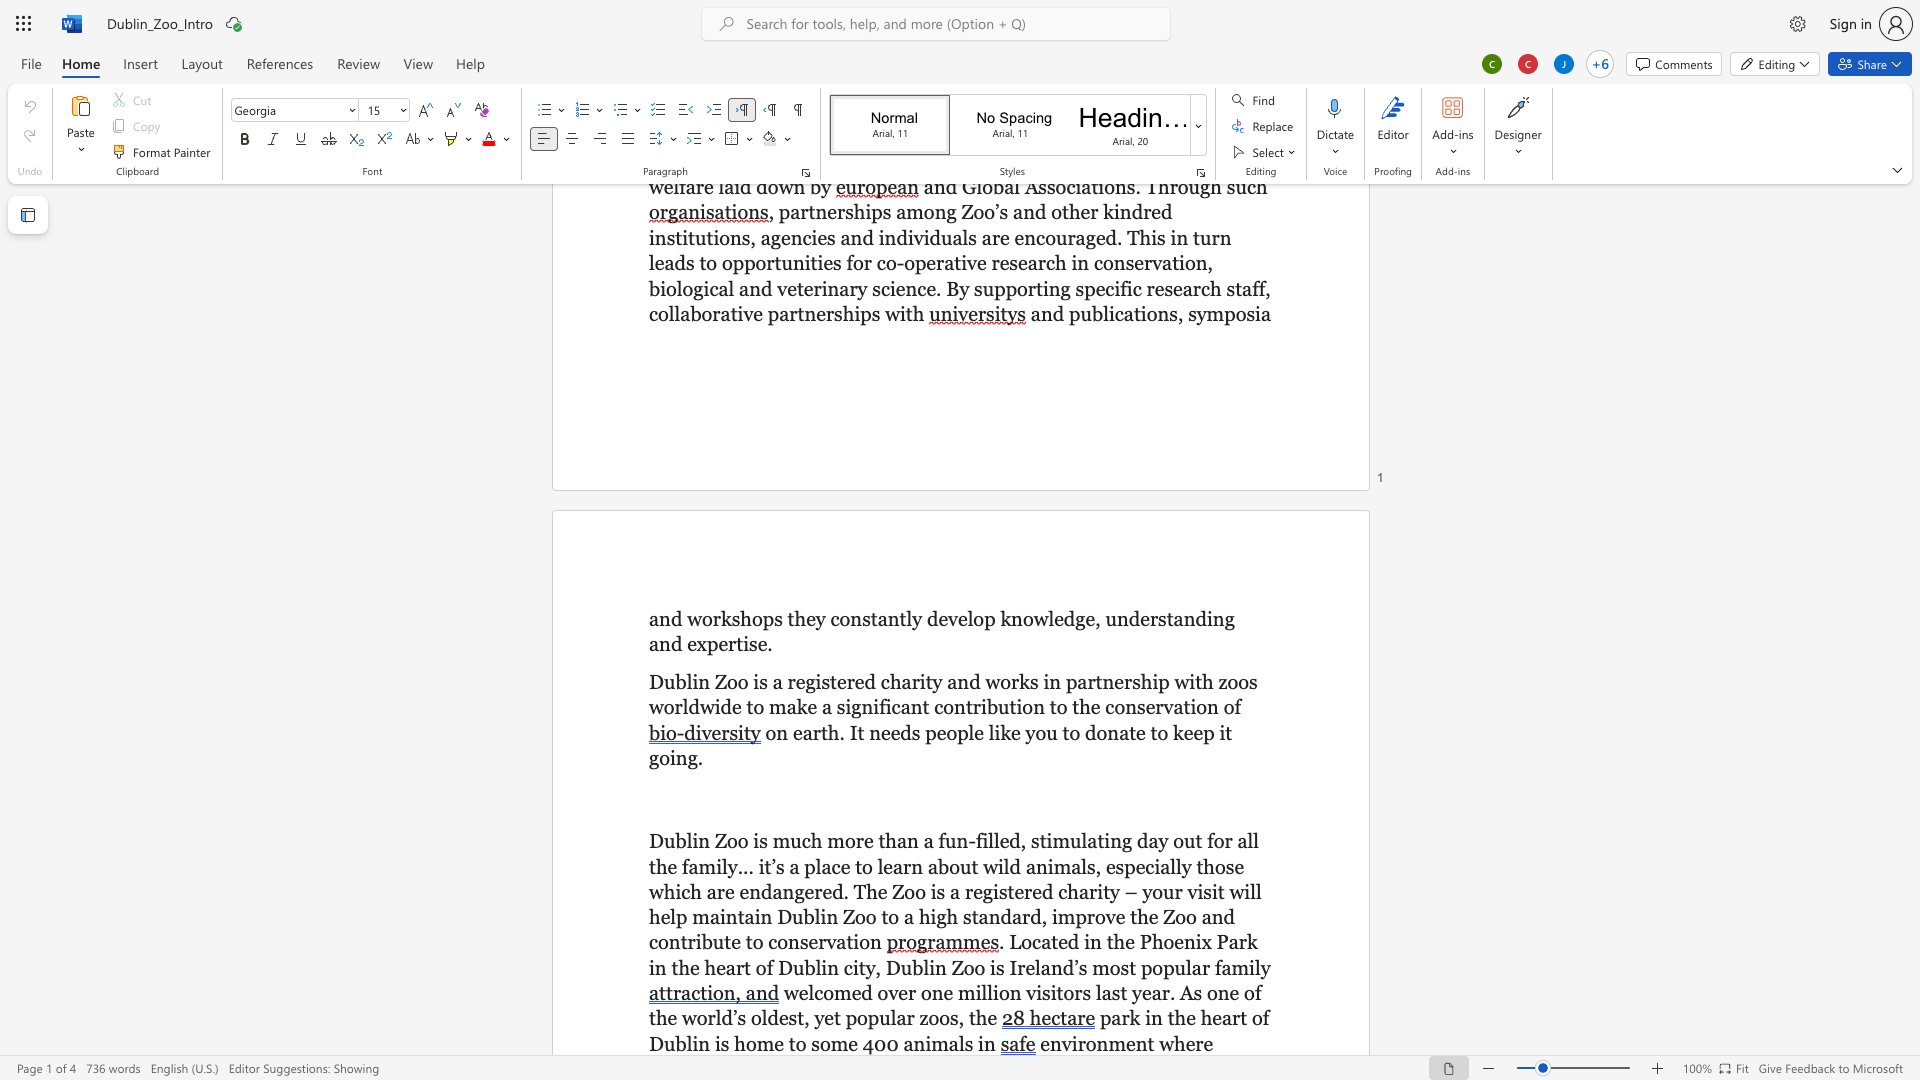 The height and width of the screenshot is (1080, 1920). I want to click on the space between the continuous character "d" and "o" in the text, so click(1095, 732).